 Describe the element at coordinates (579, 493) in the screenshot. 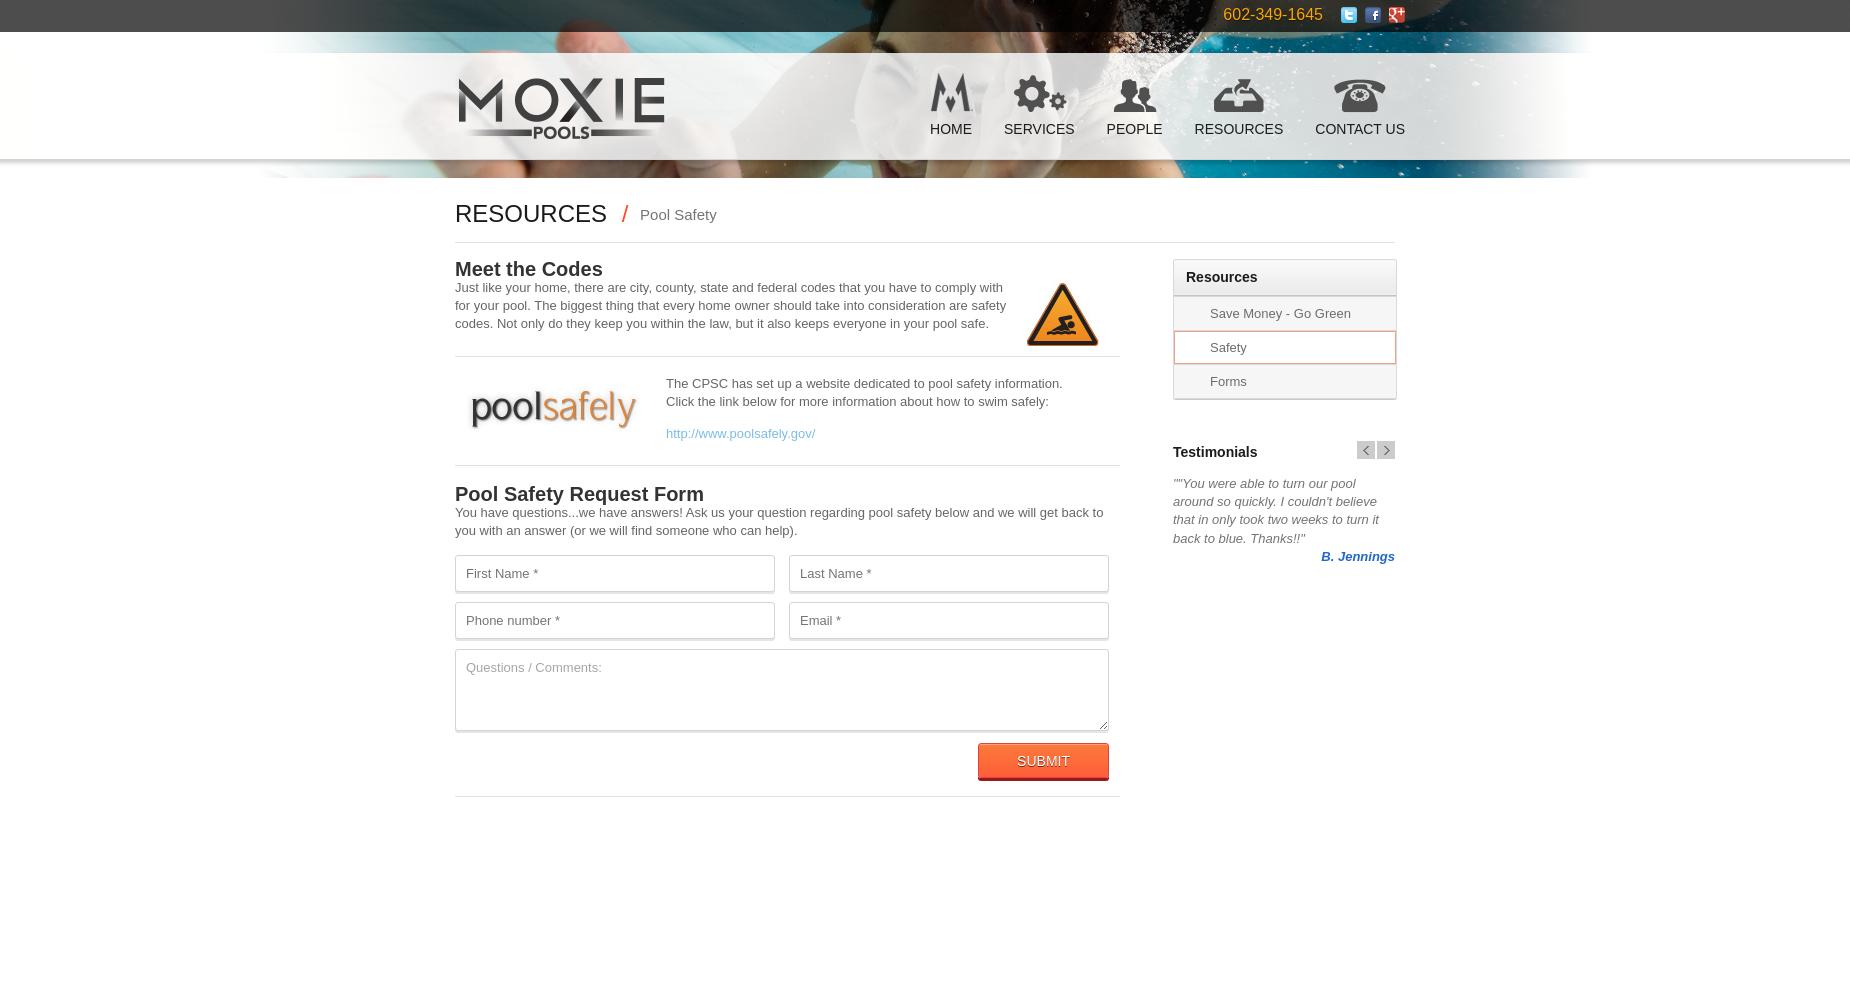

I see `'Pool Safety Request Form'` at that location.